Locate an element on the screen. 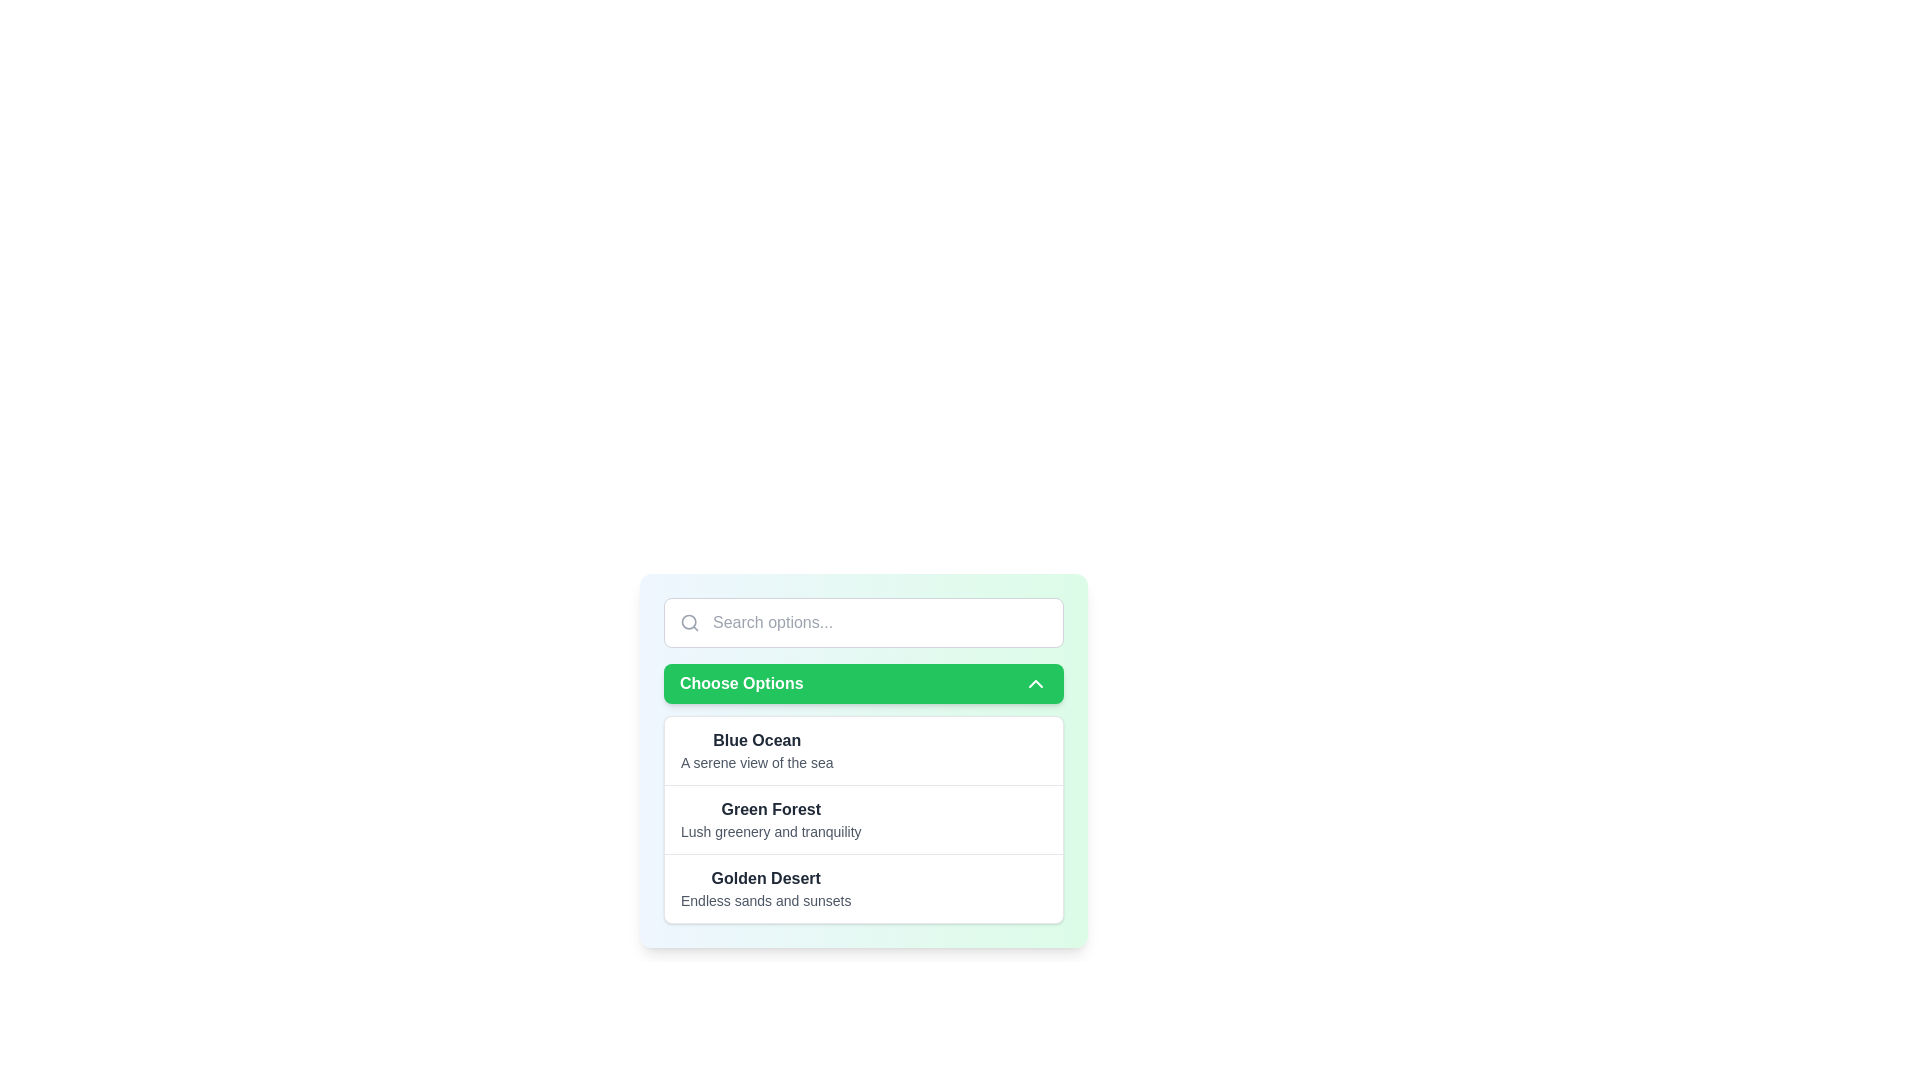  the static text label describing the option 'Green Forest', which is positioned within a dropdown interface beneath the green button labeled 'Choose Options' is located at coordinates (770, 810).